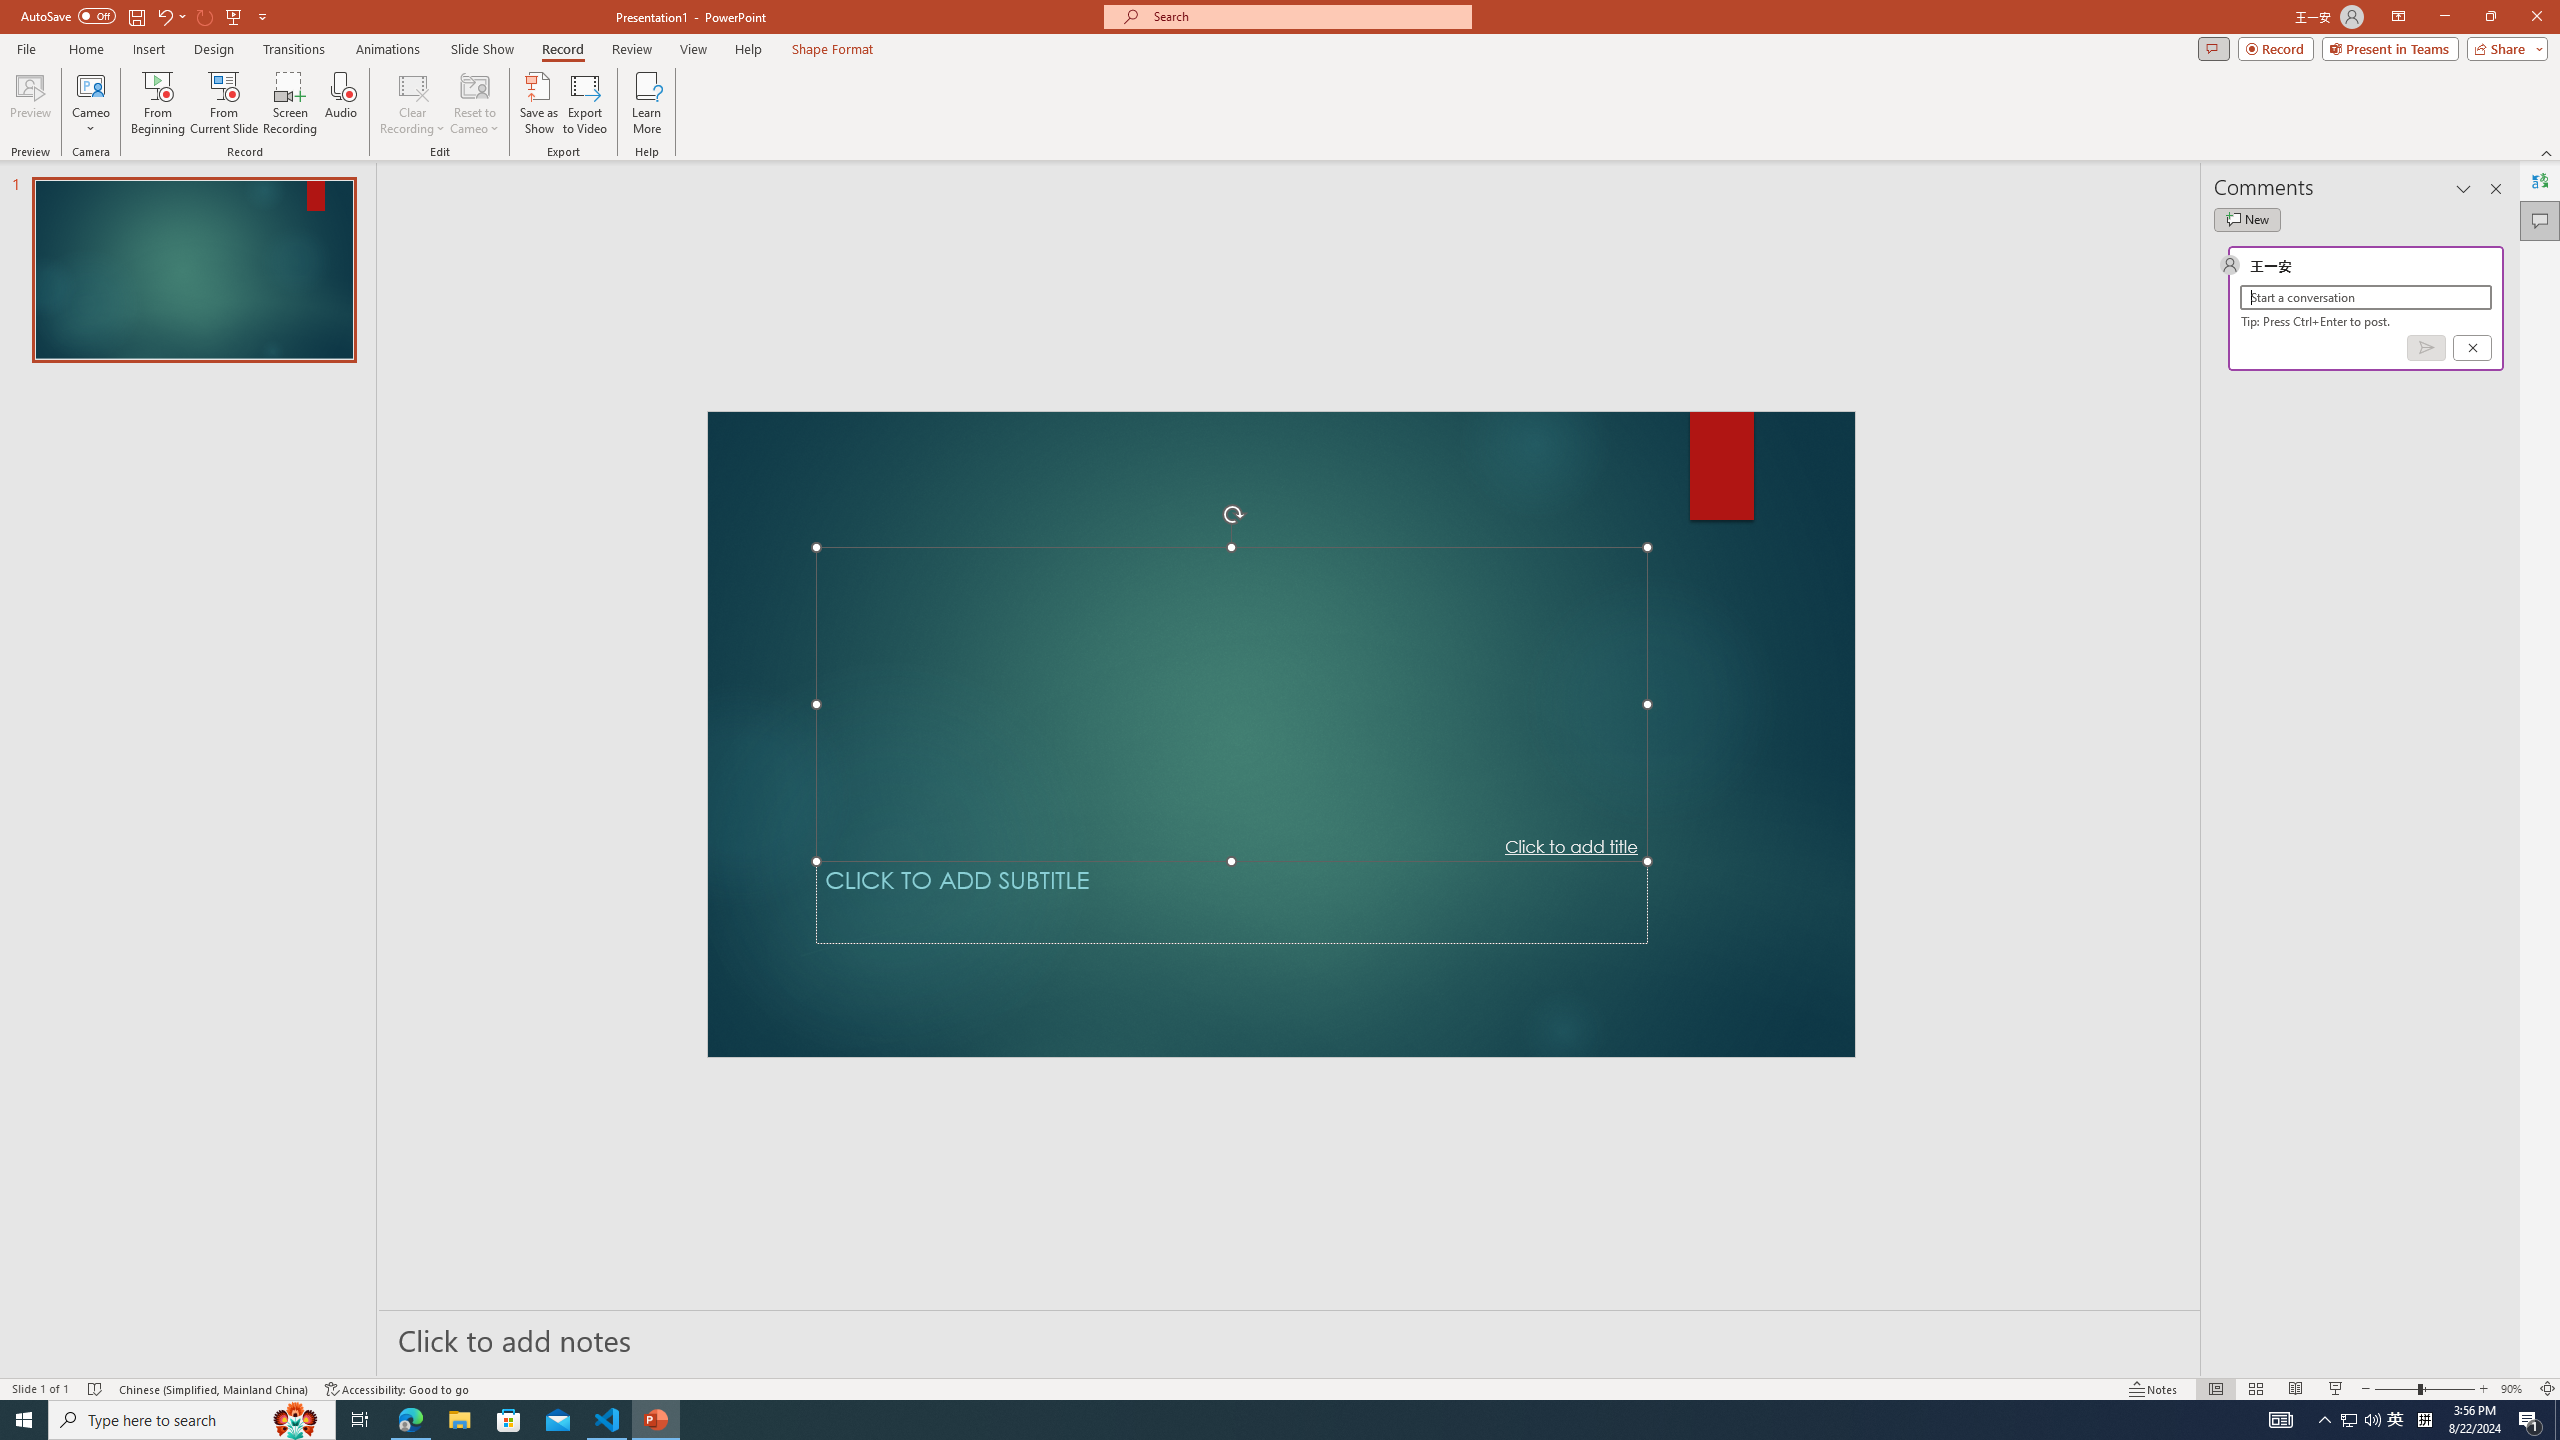 The image size is (2560, 1440). I want to click on 'New comment', so click(2246, 218).